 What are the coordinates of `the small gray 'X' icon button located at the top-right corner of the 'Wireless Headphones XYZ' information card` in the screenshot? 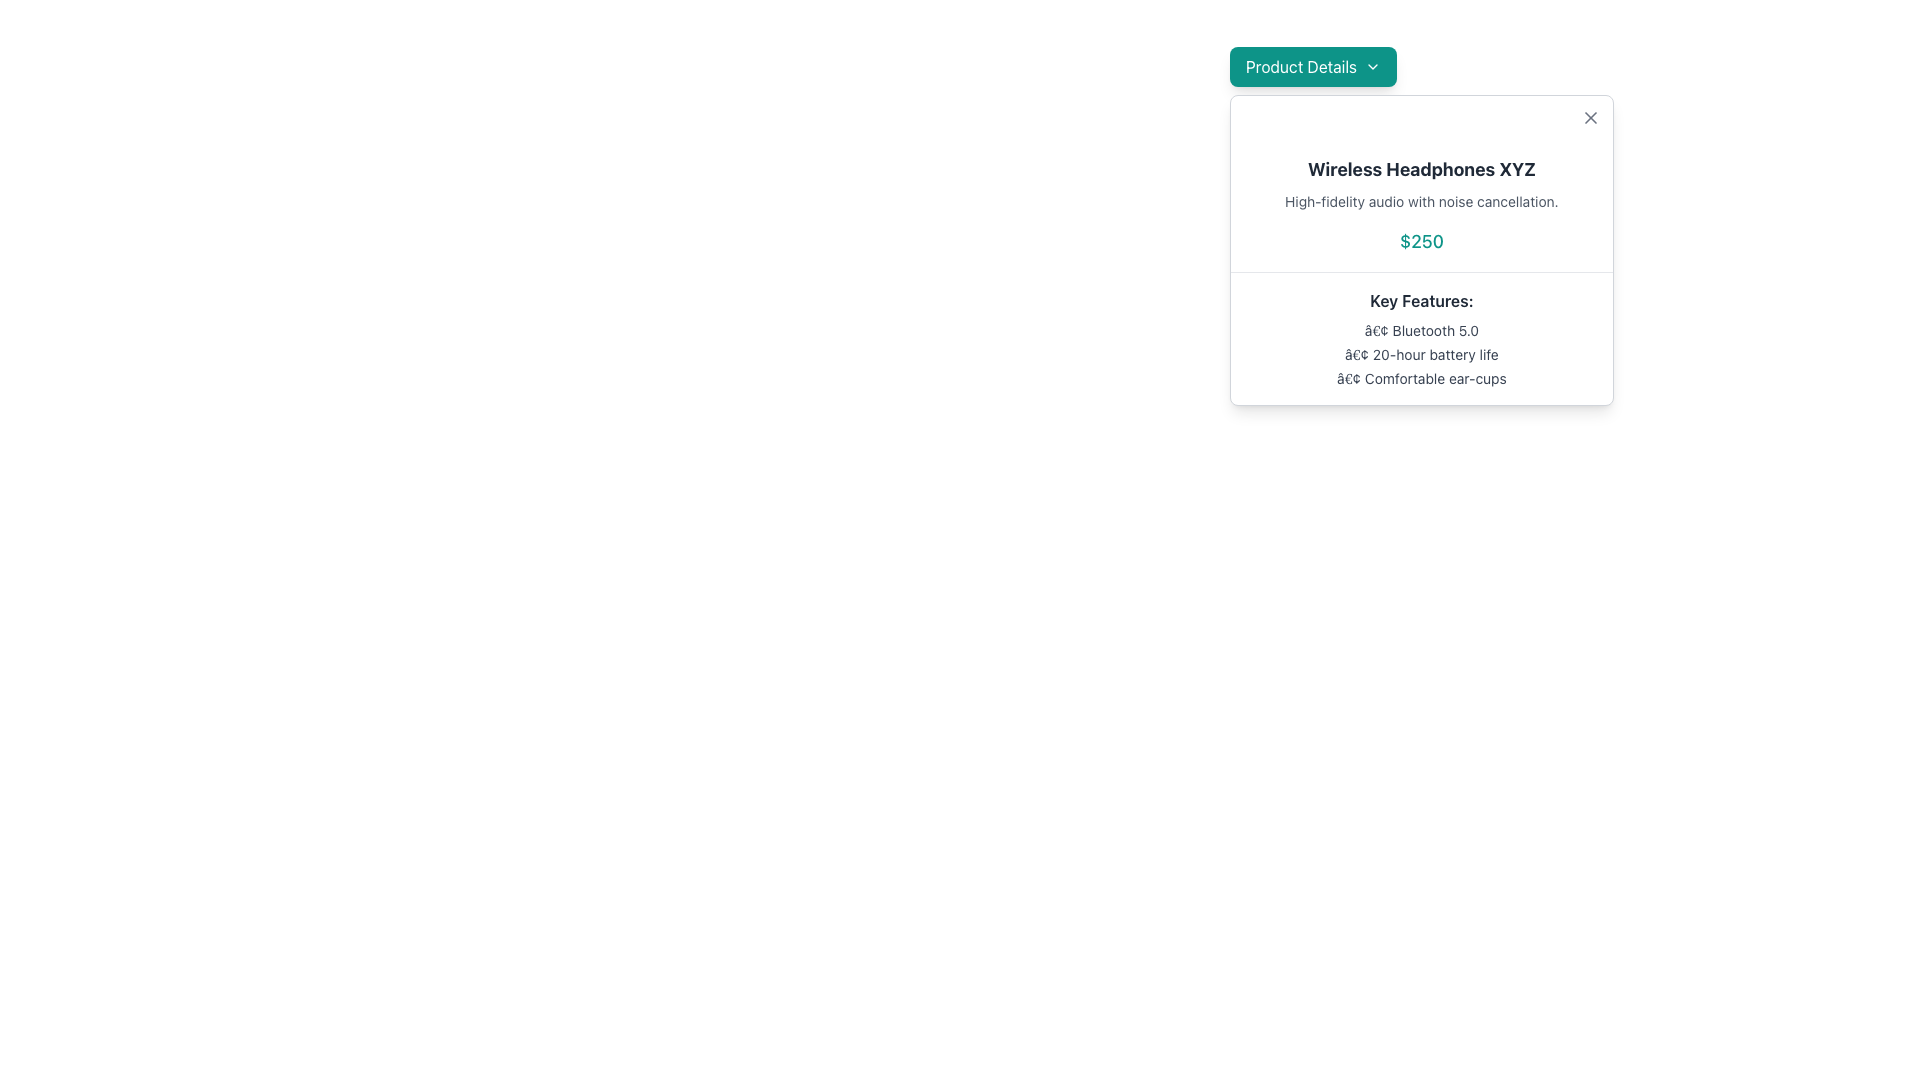 It's located at (1589, 118).